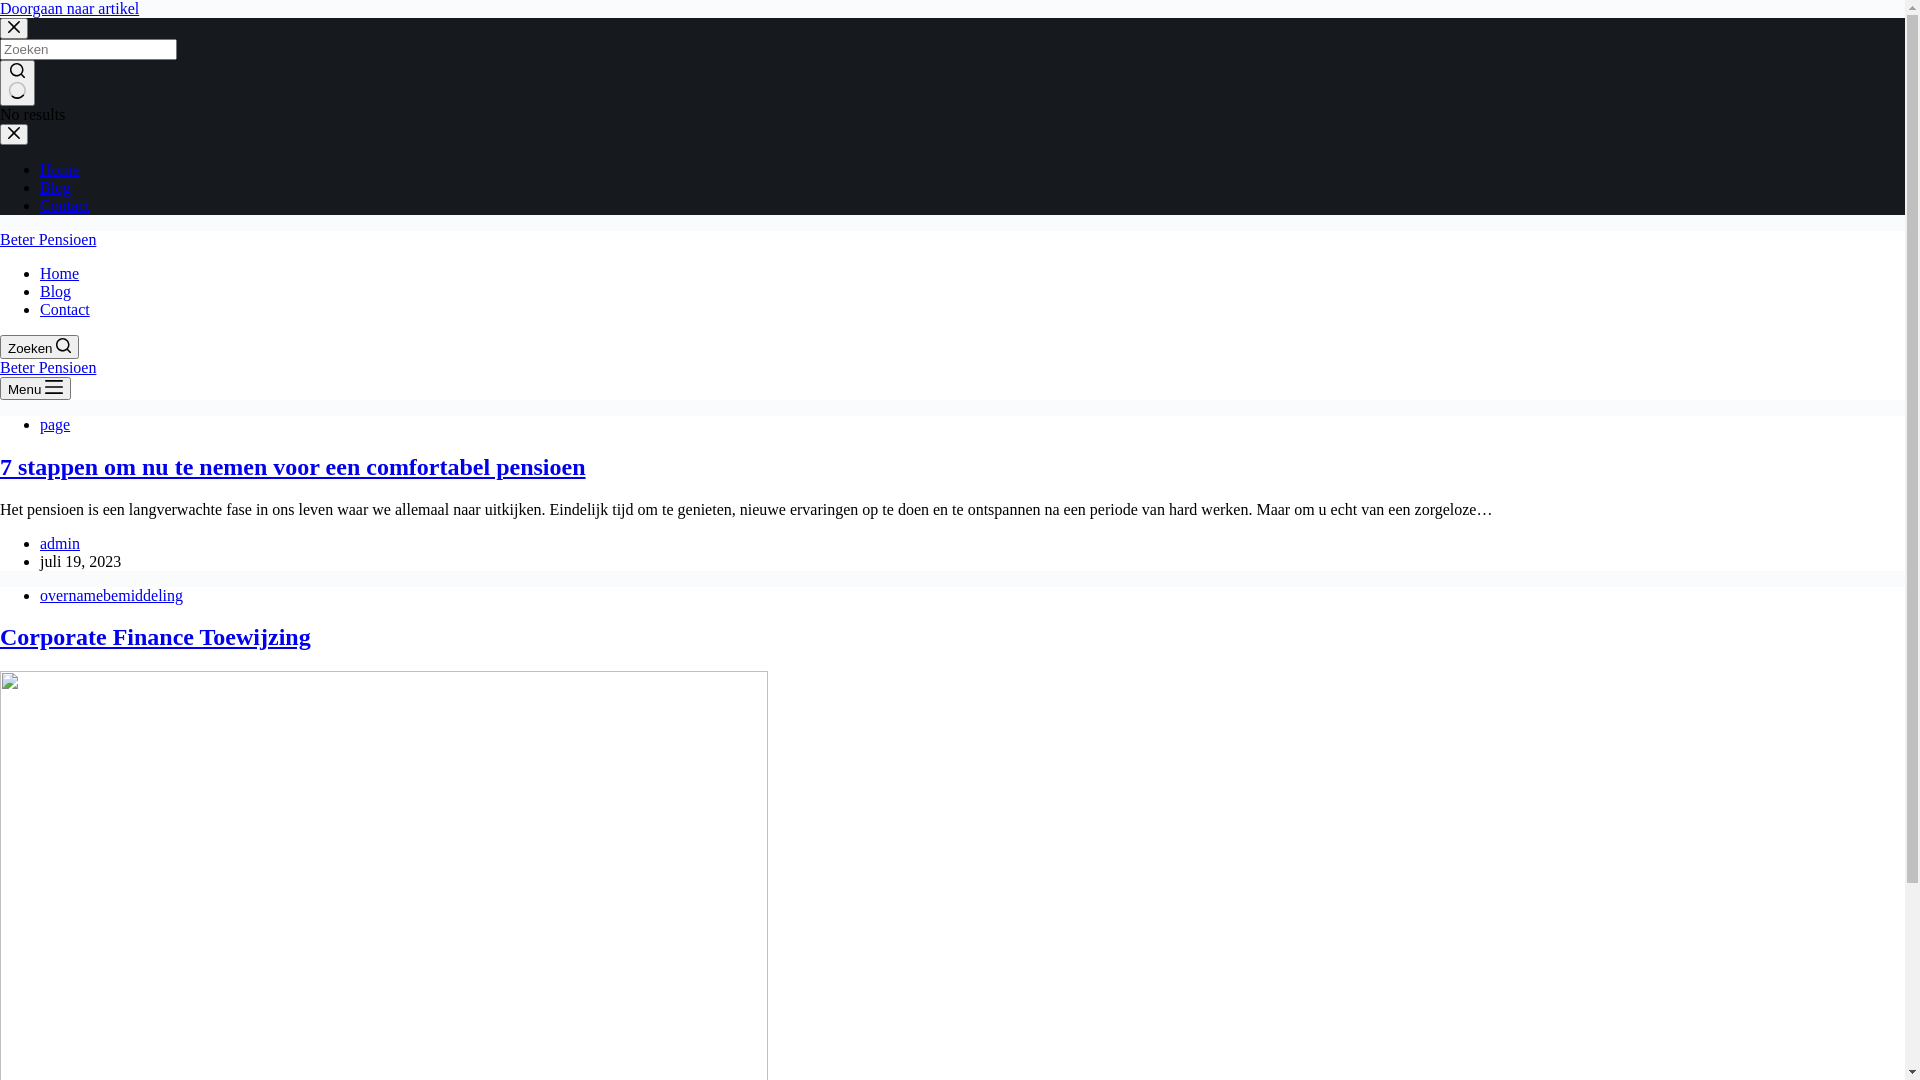  Describe the element at coordinates (59, 273) in the screenshot. I see `'Home'` at that location.